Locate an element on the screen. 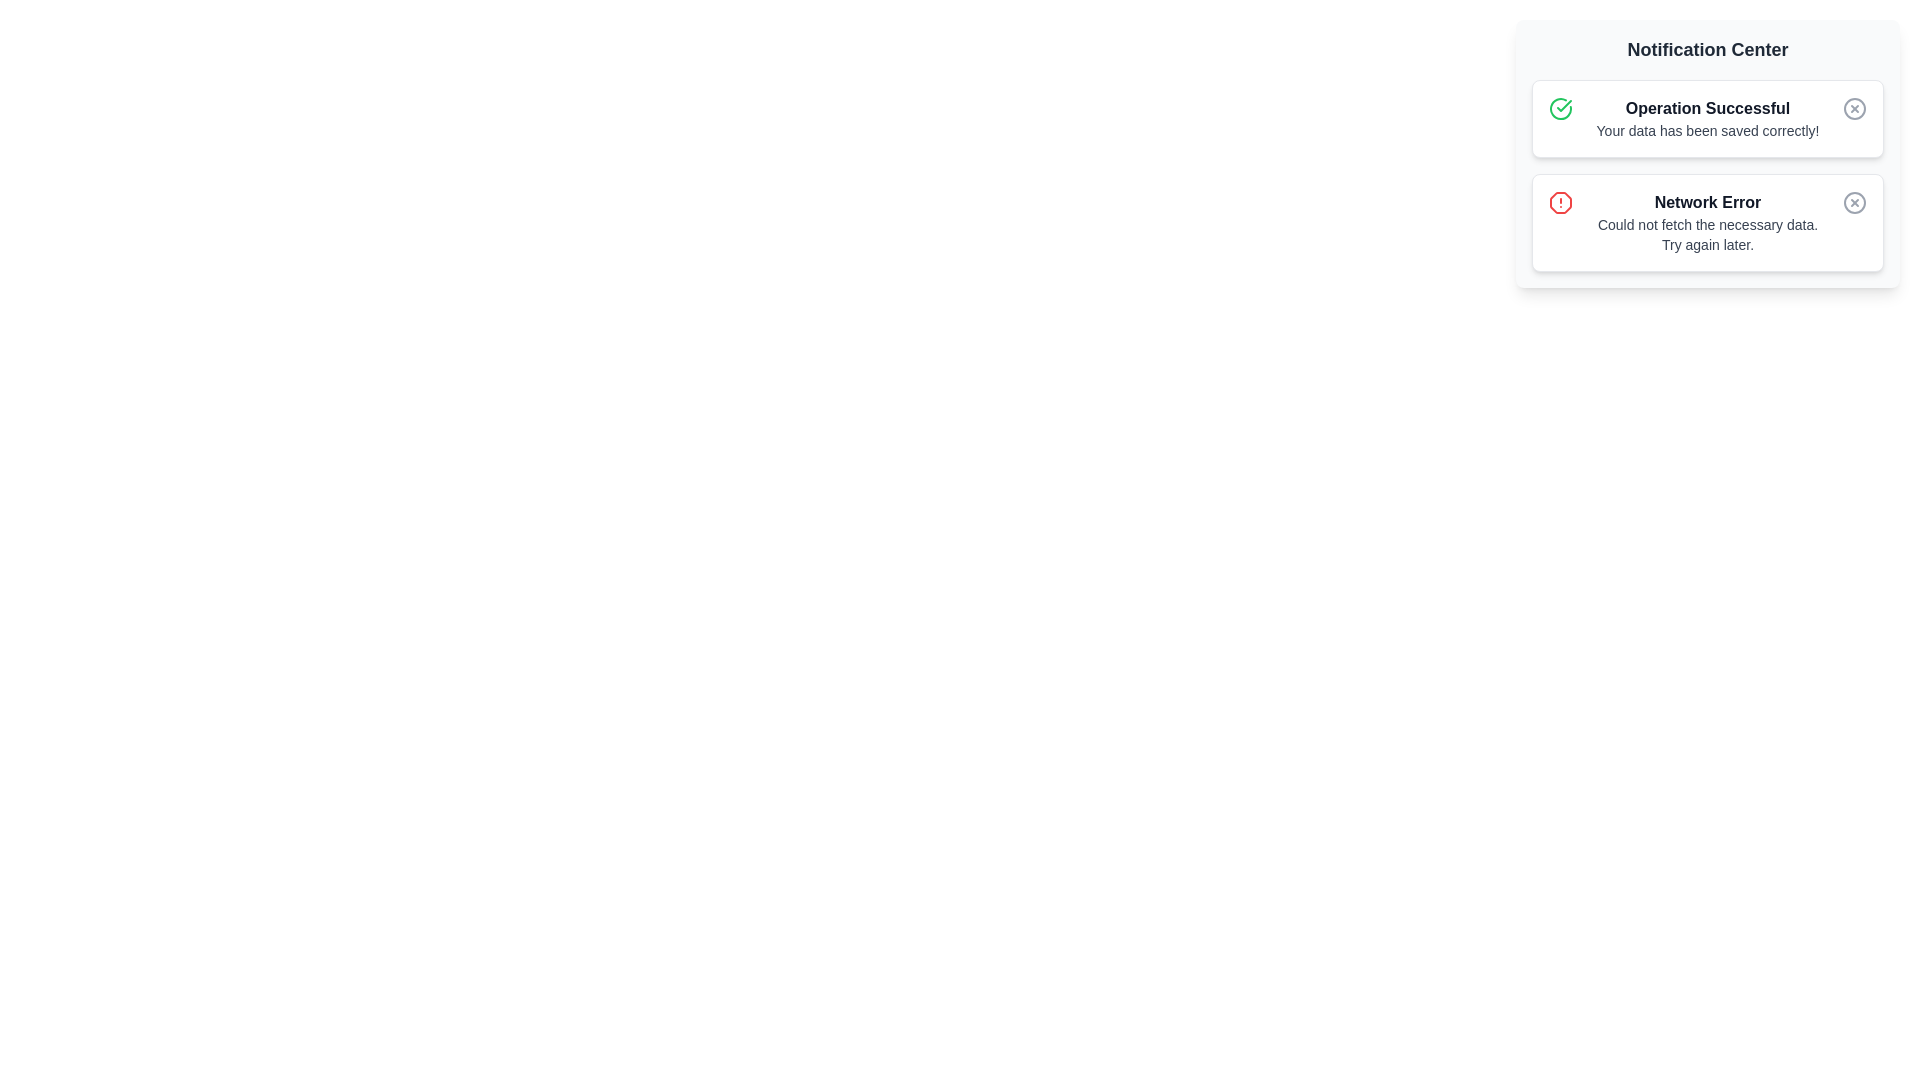  the circular shape icon representing the close action in the 'Network Error' notification panel is located at coordinates (1853, 203).